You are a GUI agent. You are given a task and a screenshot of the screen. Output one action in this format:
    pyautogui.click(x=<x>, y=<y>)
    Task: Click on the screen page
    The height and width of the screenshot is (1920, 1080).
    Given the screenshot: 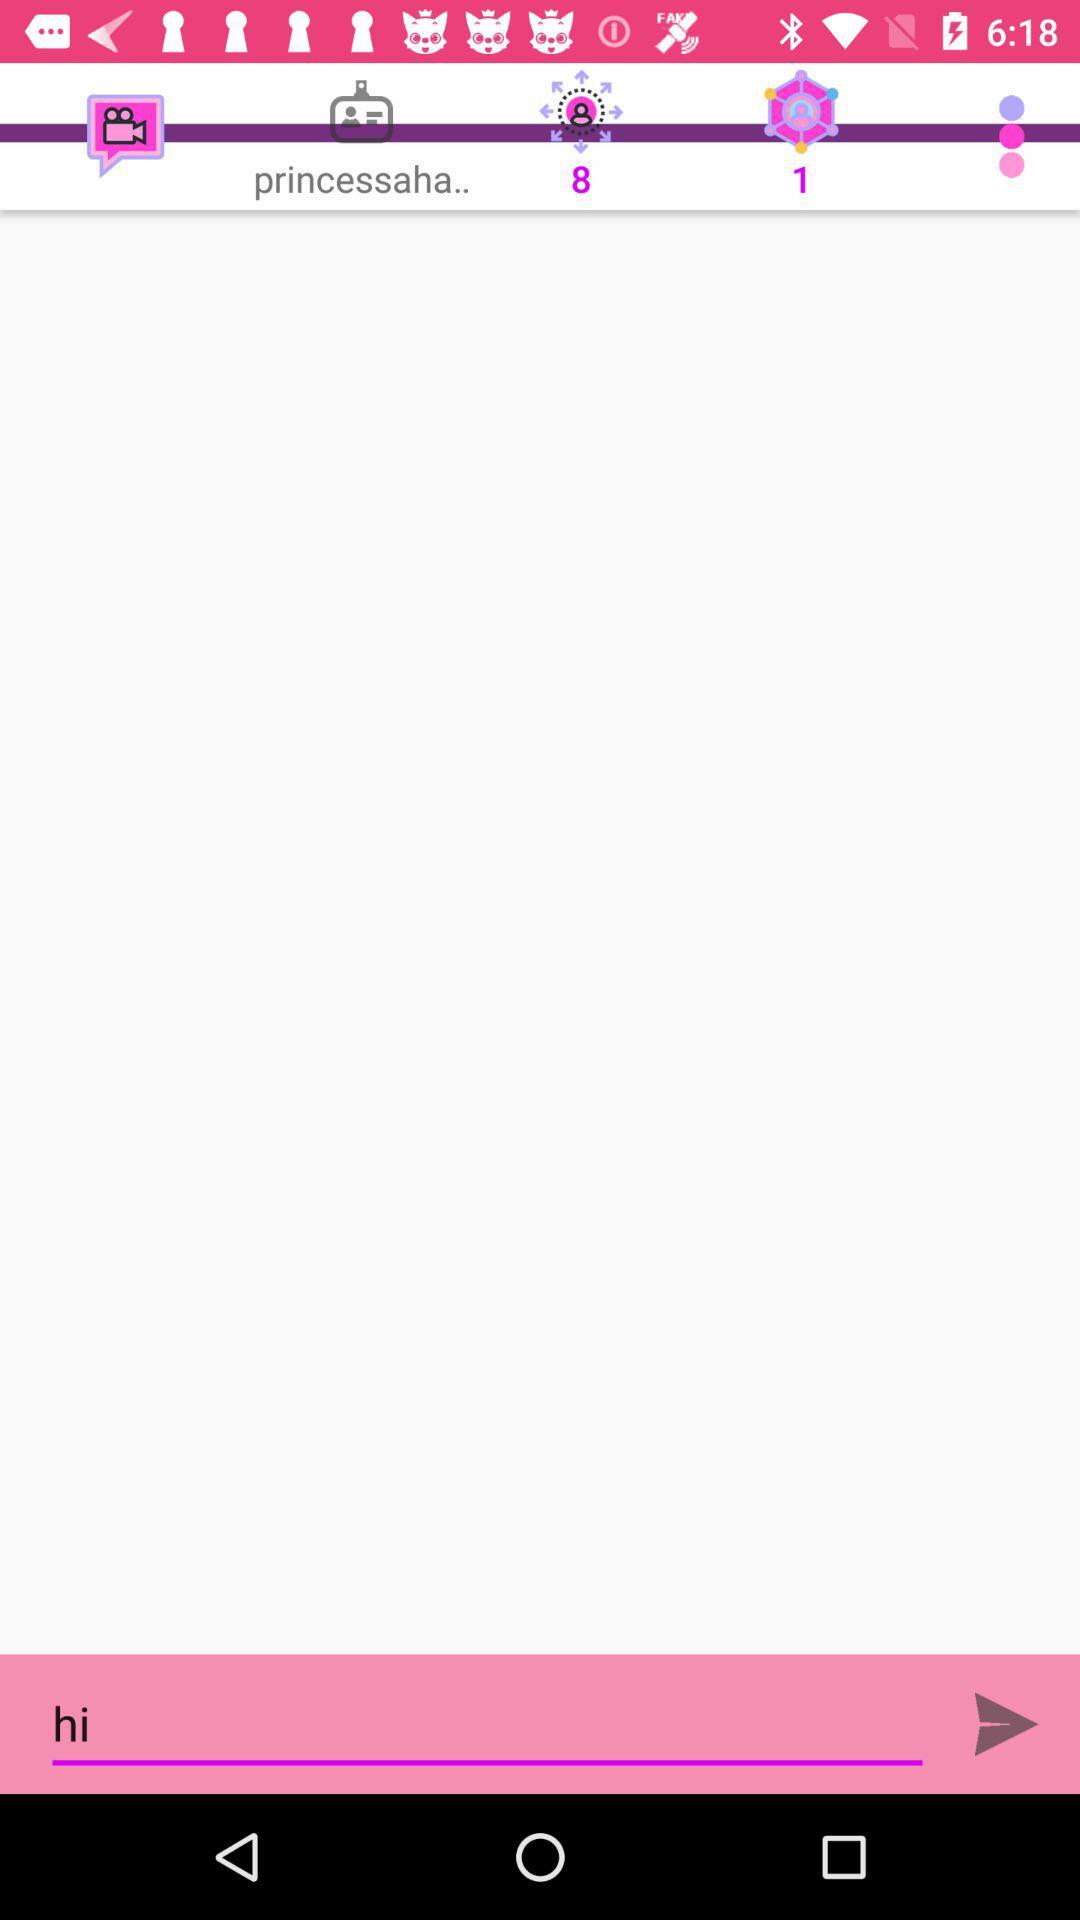 What is the action you would take?
    pyautogui.click(x=540, y=931)
    